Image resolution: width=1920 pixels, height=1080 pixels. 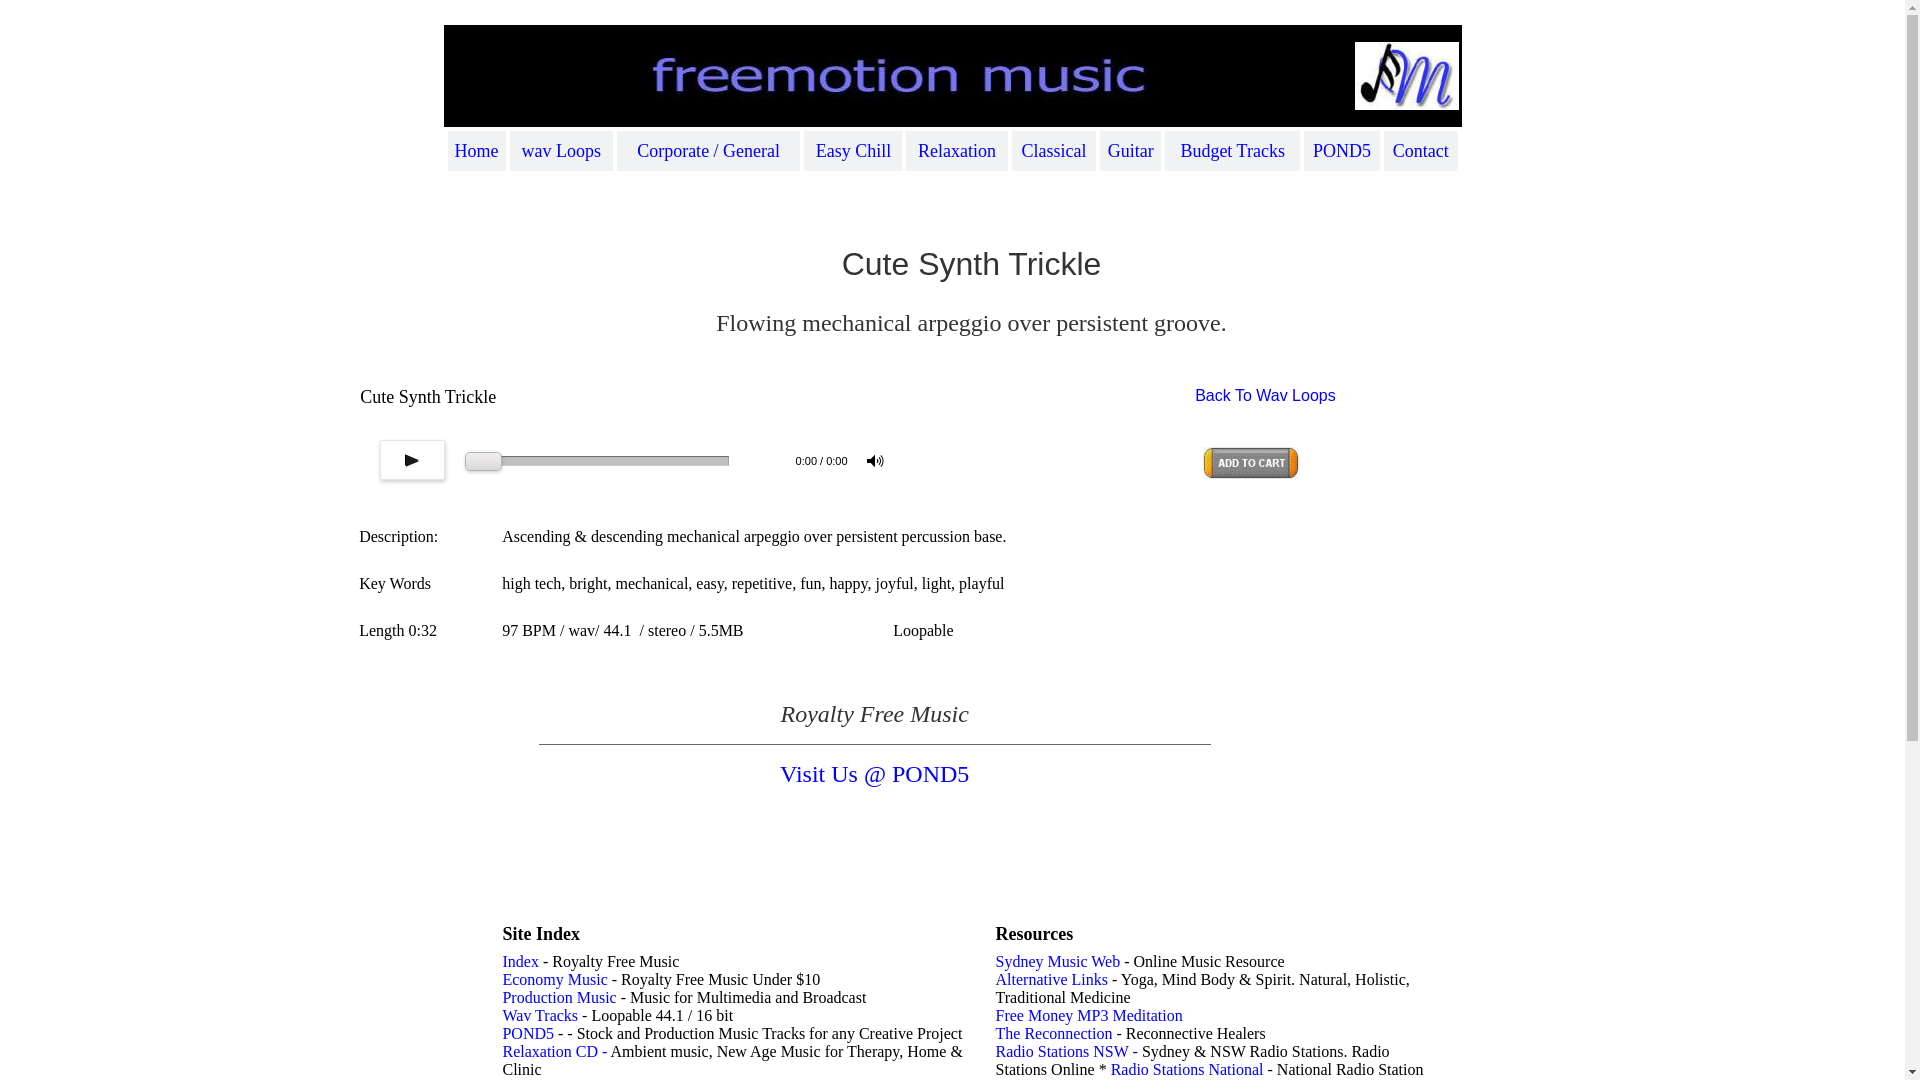 I want to click on '-', so click(x=601, y=1050).